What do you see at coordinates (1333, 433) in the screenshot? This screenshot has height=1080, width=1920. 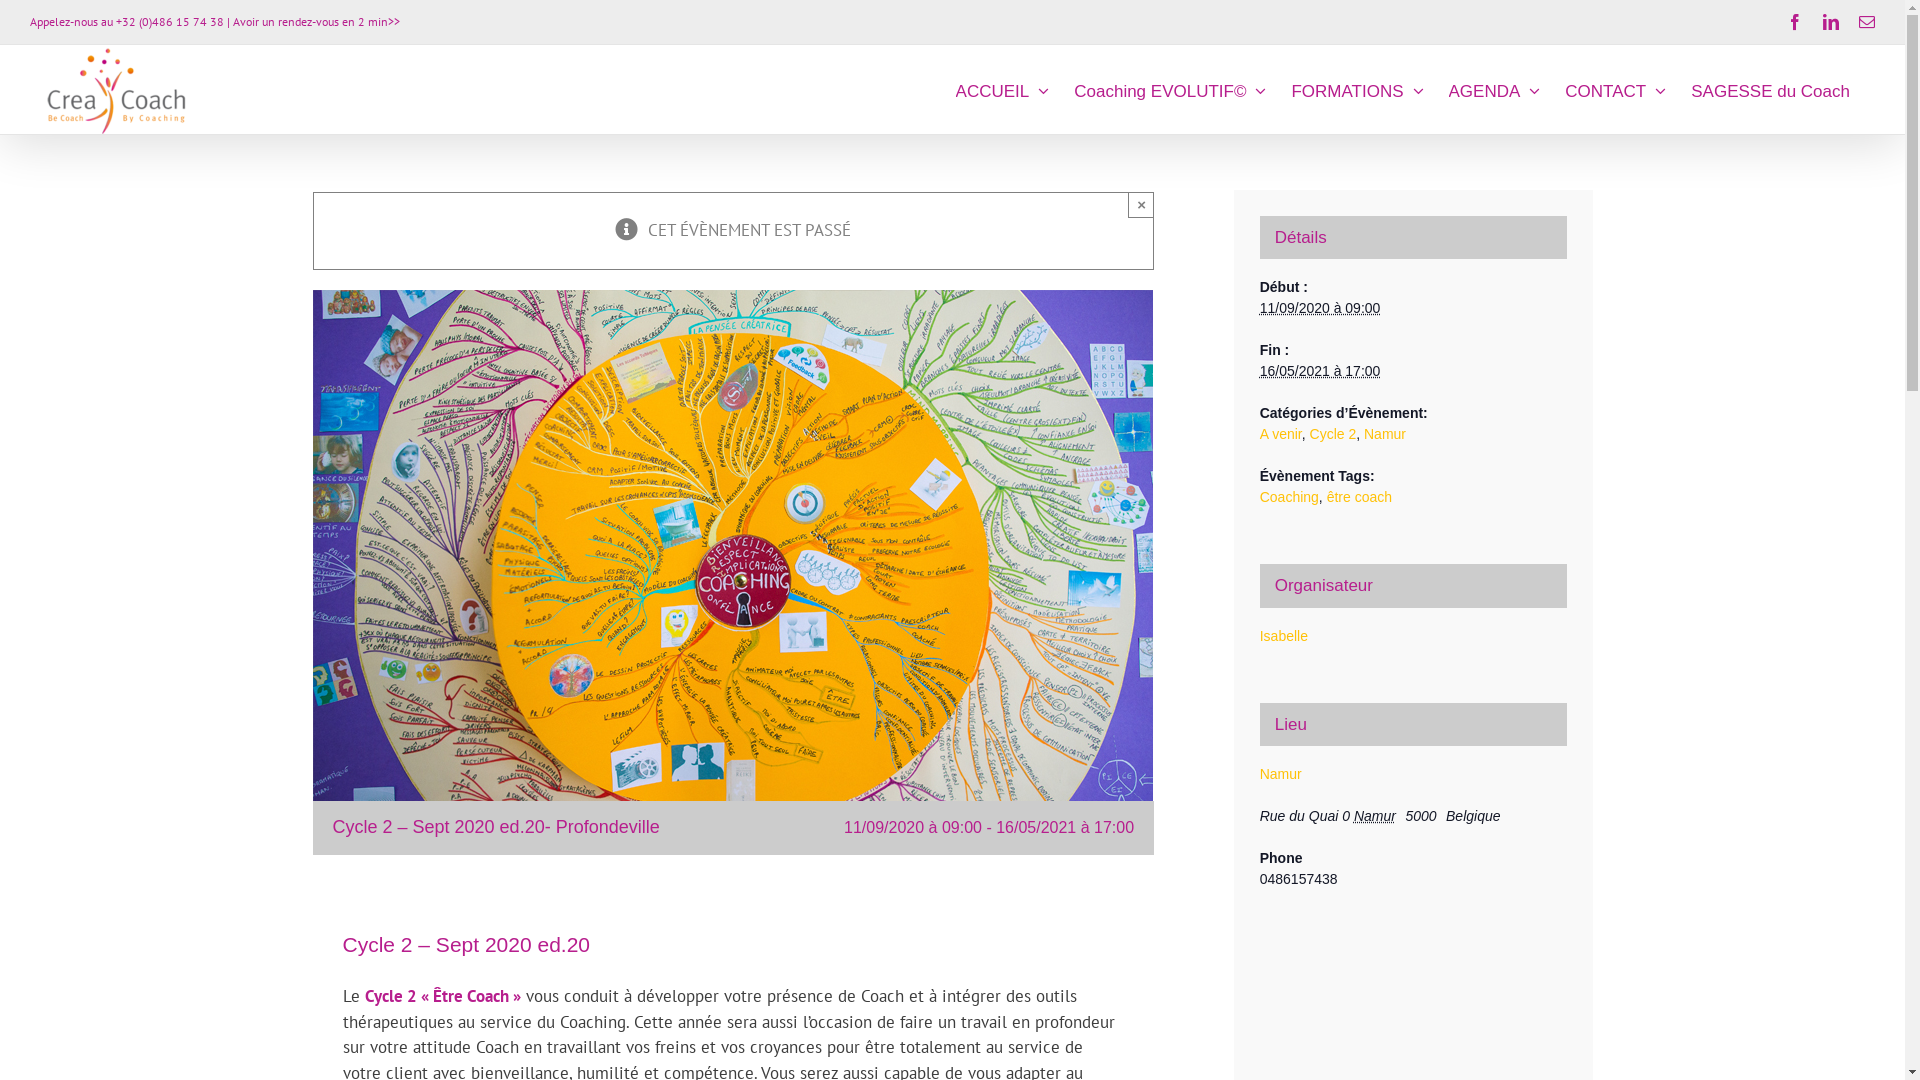 I see `'Cycle 2'` at bounding box center [1333, 433].